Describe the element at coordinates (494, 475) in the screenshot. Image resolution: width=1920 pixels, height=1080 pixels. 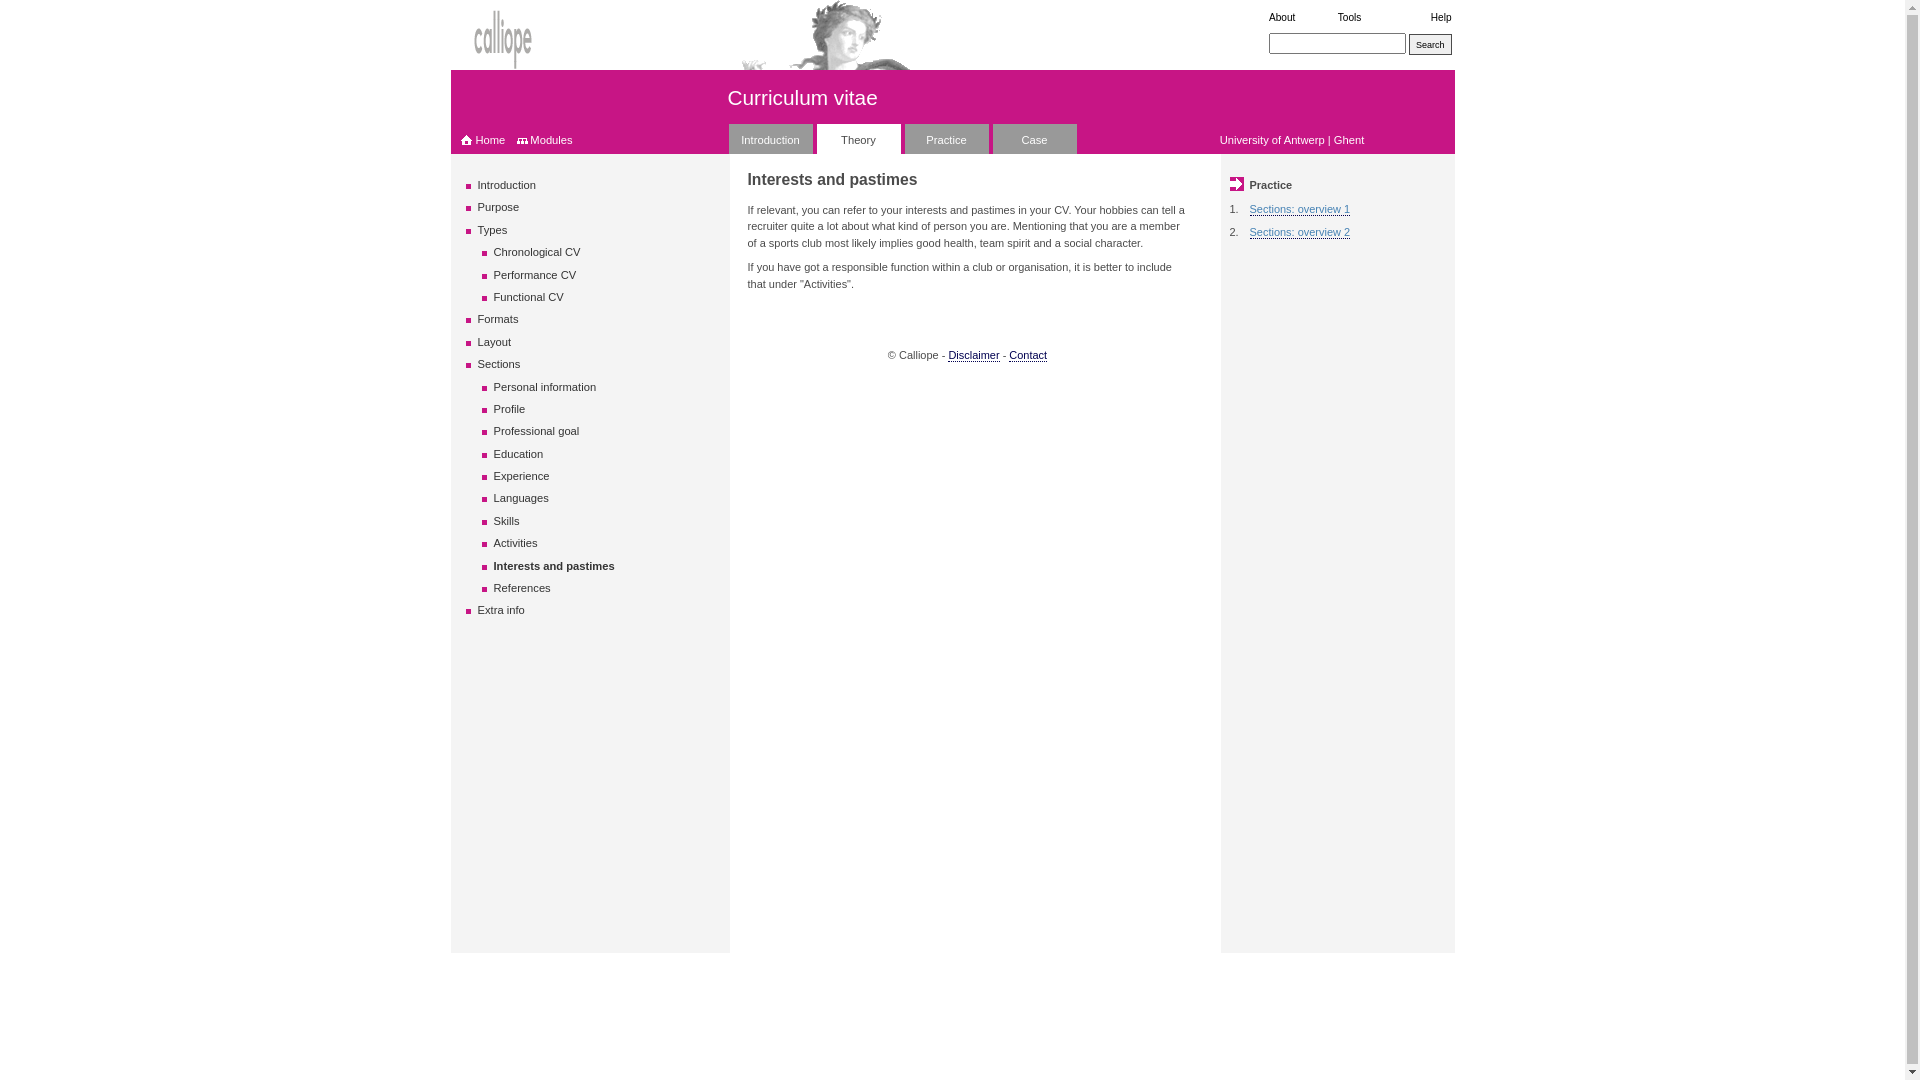
I see `'Experience'` at that location.